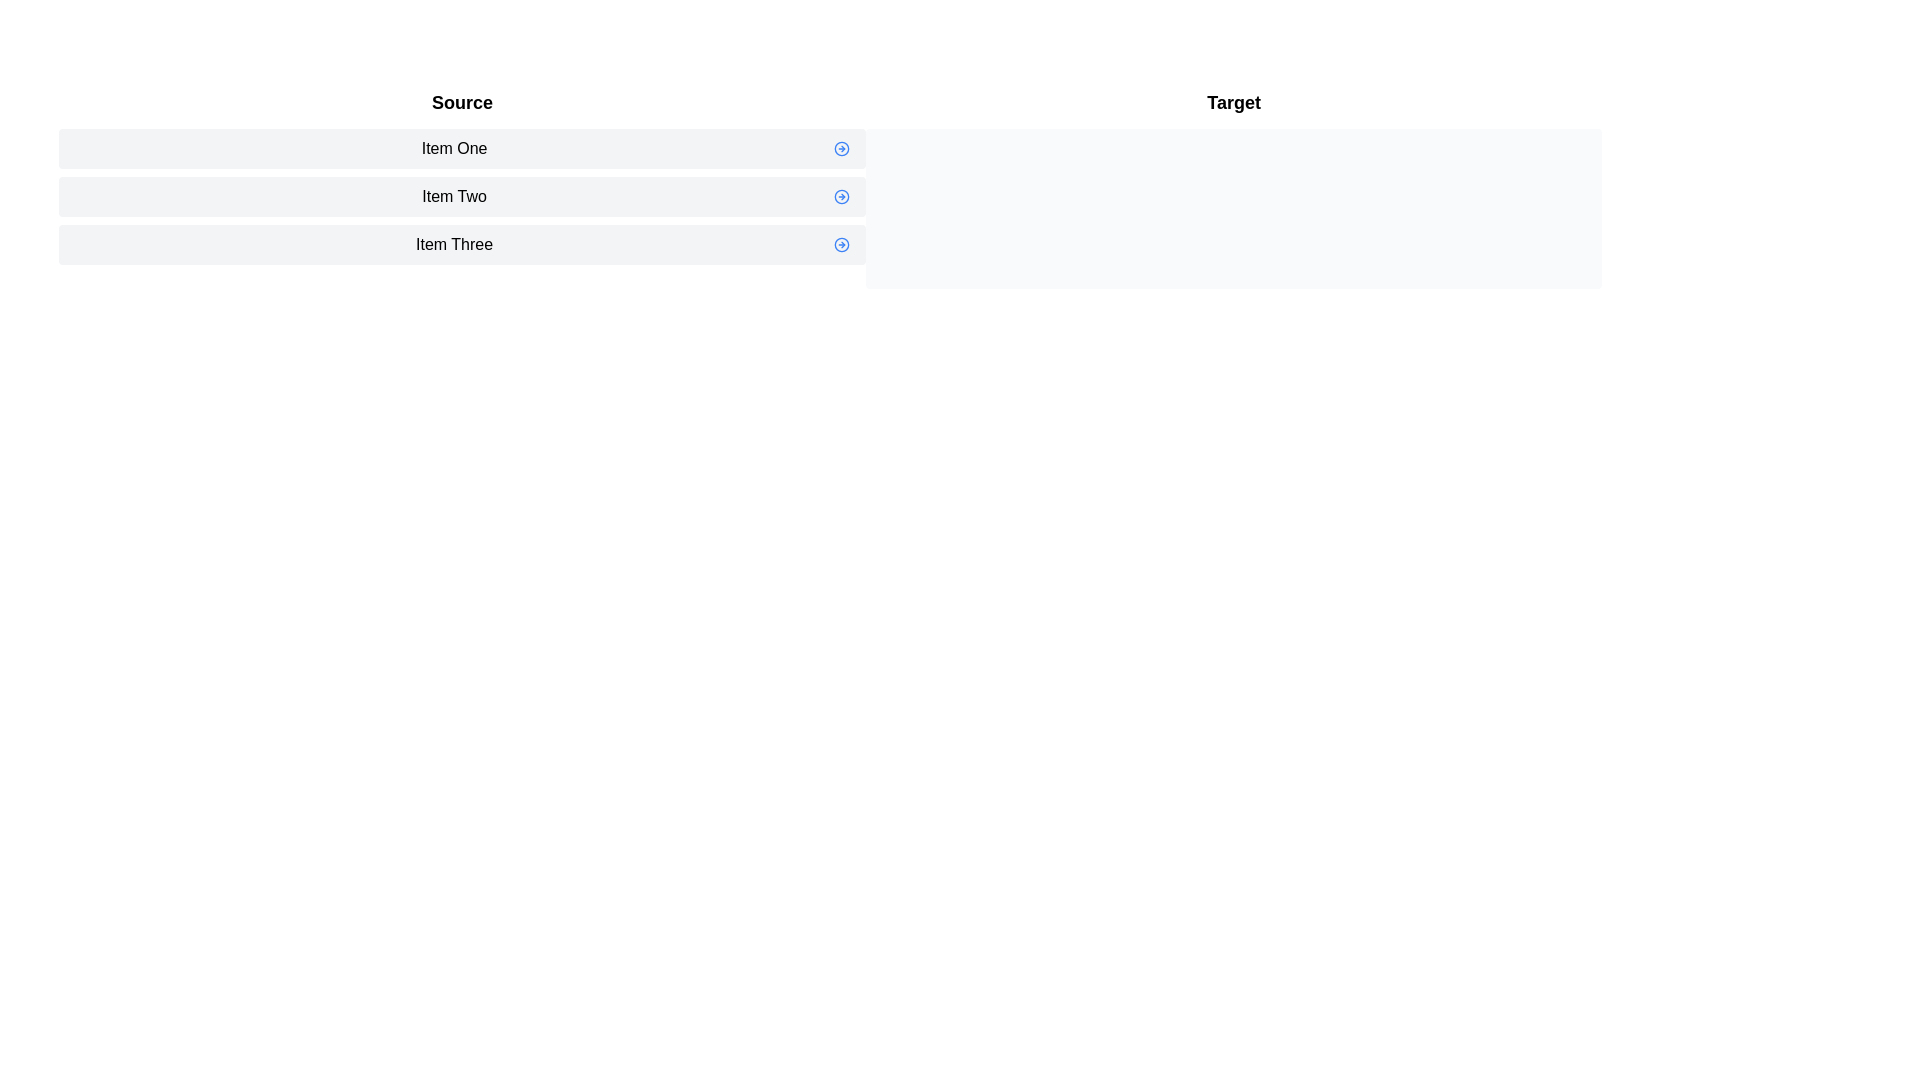  Describe the element at coordinates (842, 196) in the screenshot. I see `the decorative vector graphic circle within the SVG that is positioned next to the text 'Item Two'` at that location.